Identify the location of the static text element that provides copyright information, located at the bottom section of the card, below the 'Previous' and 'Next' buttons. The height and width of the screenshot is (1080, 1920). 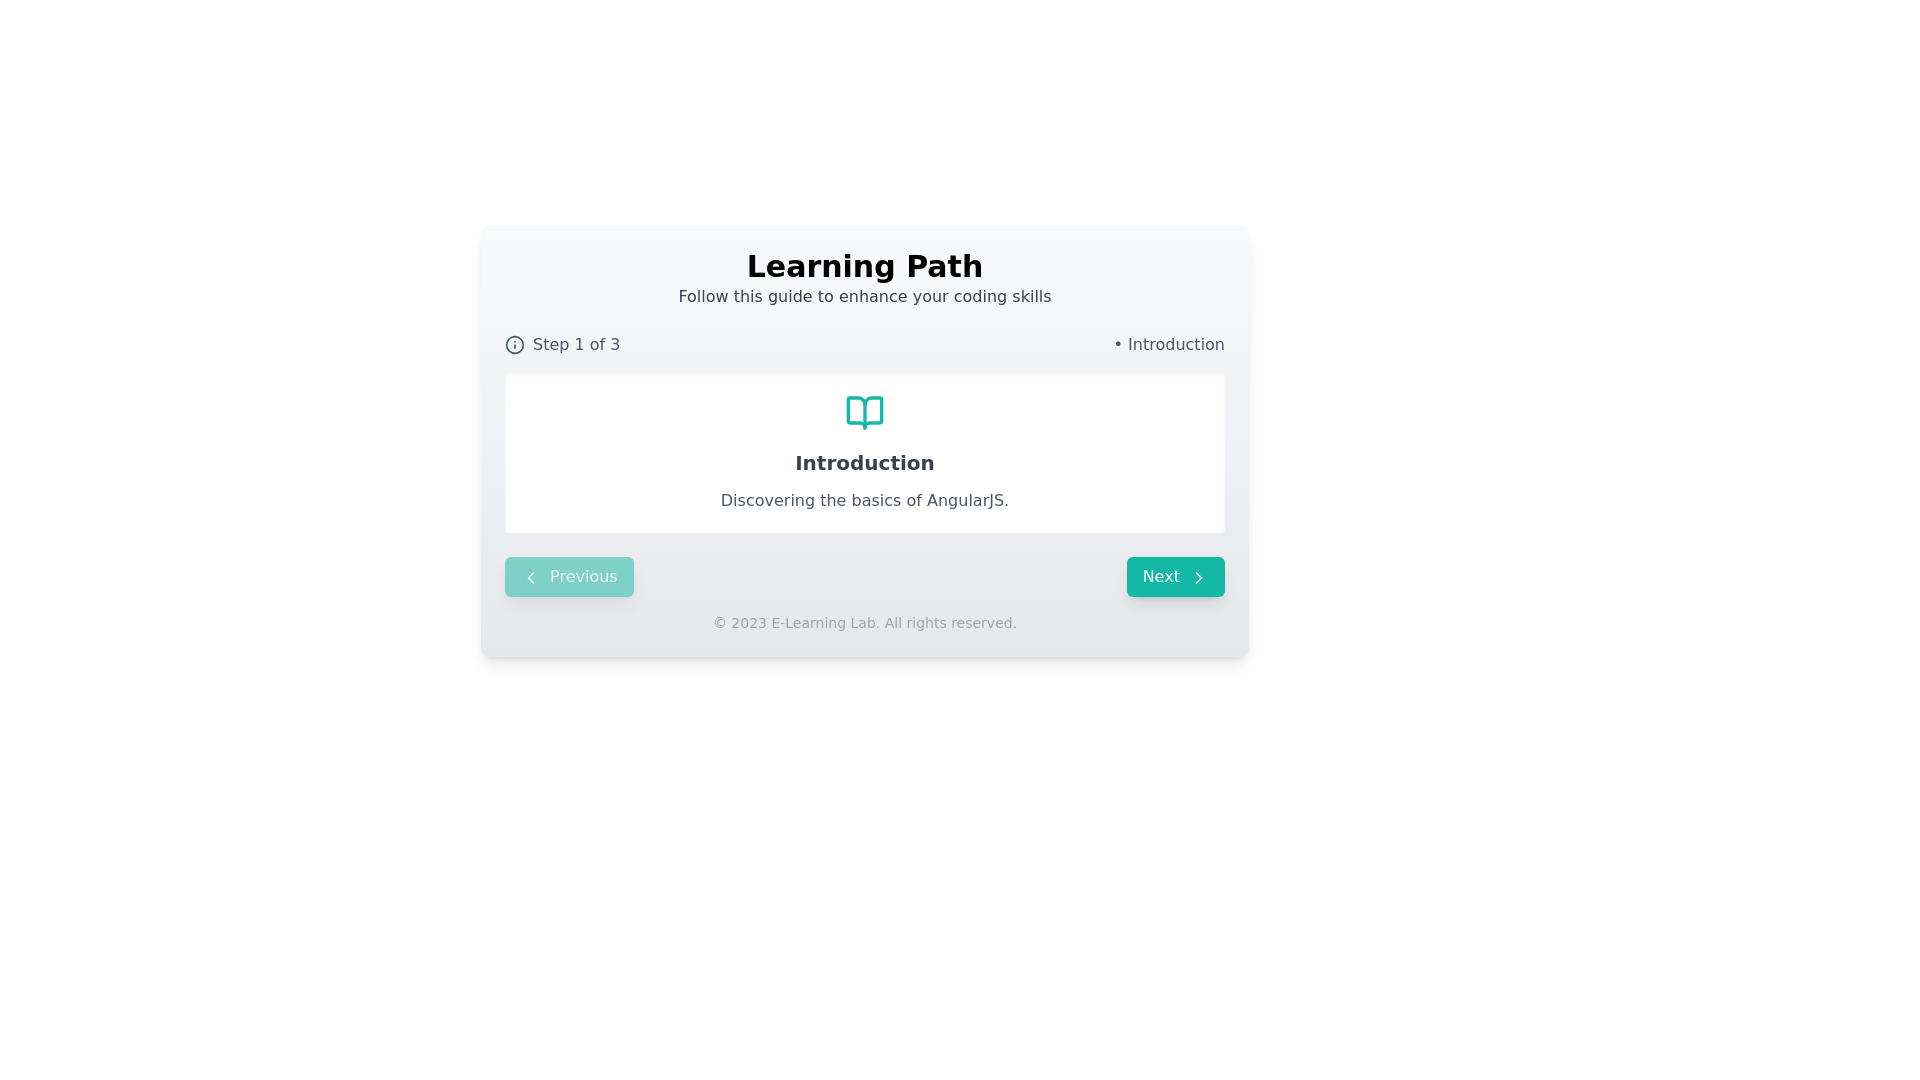
(864, 622).